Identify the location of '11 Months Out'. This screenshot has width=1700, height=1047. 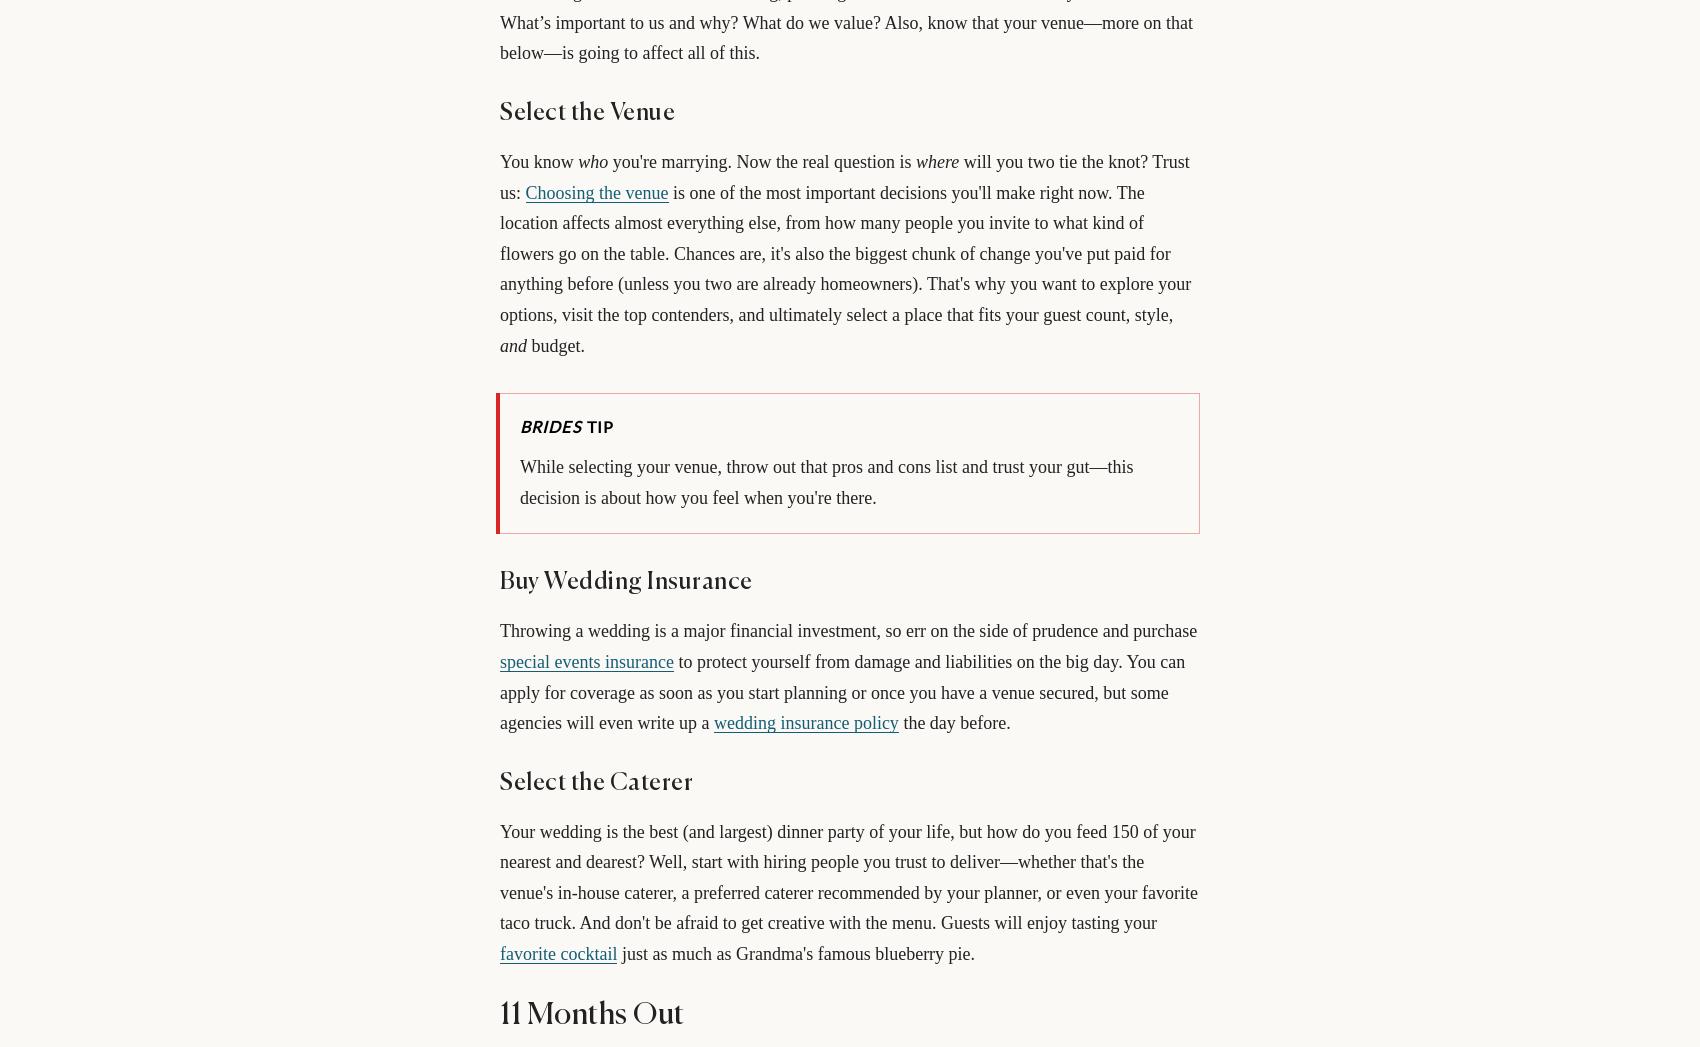
(590, 1014).